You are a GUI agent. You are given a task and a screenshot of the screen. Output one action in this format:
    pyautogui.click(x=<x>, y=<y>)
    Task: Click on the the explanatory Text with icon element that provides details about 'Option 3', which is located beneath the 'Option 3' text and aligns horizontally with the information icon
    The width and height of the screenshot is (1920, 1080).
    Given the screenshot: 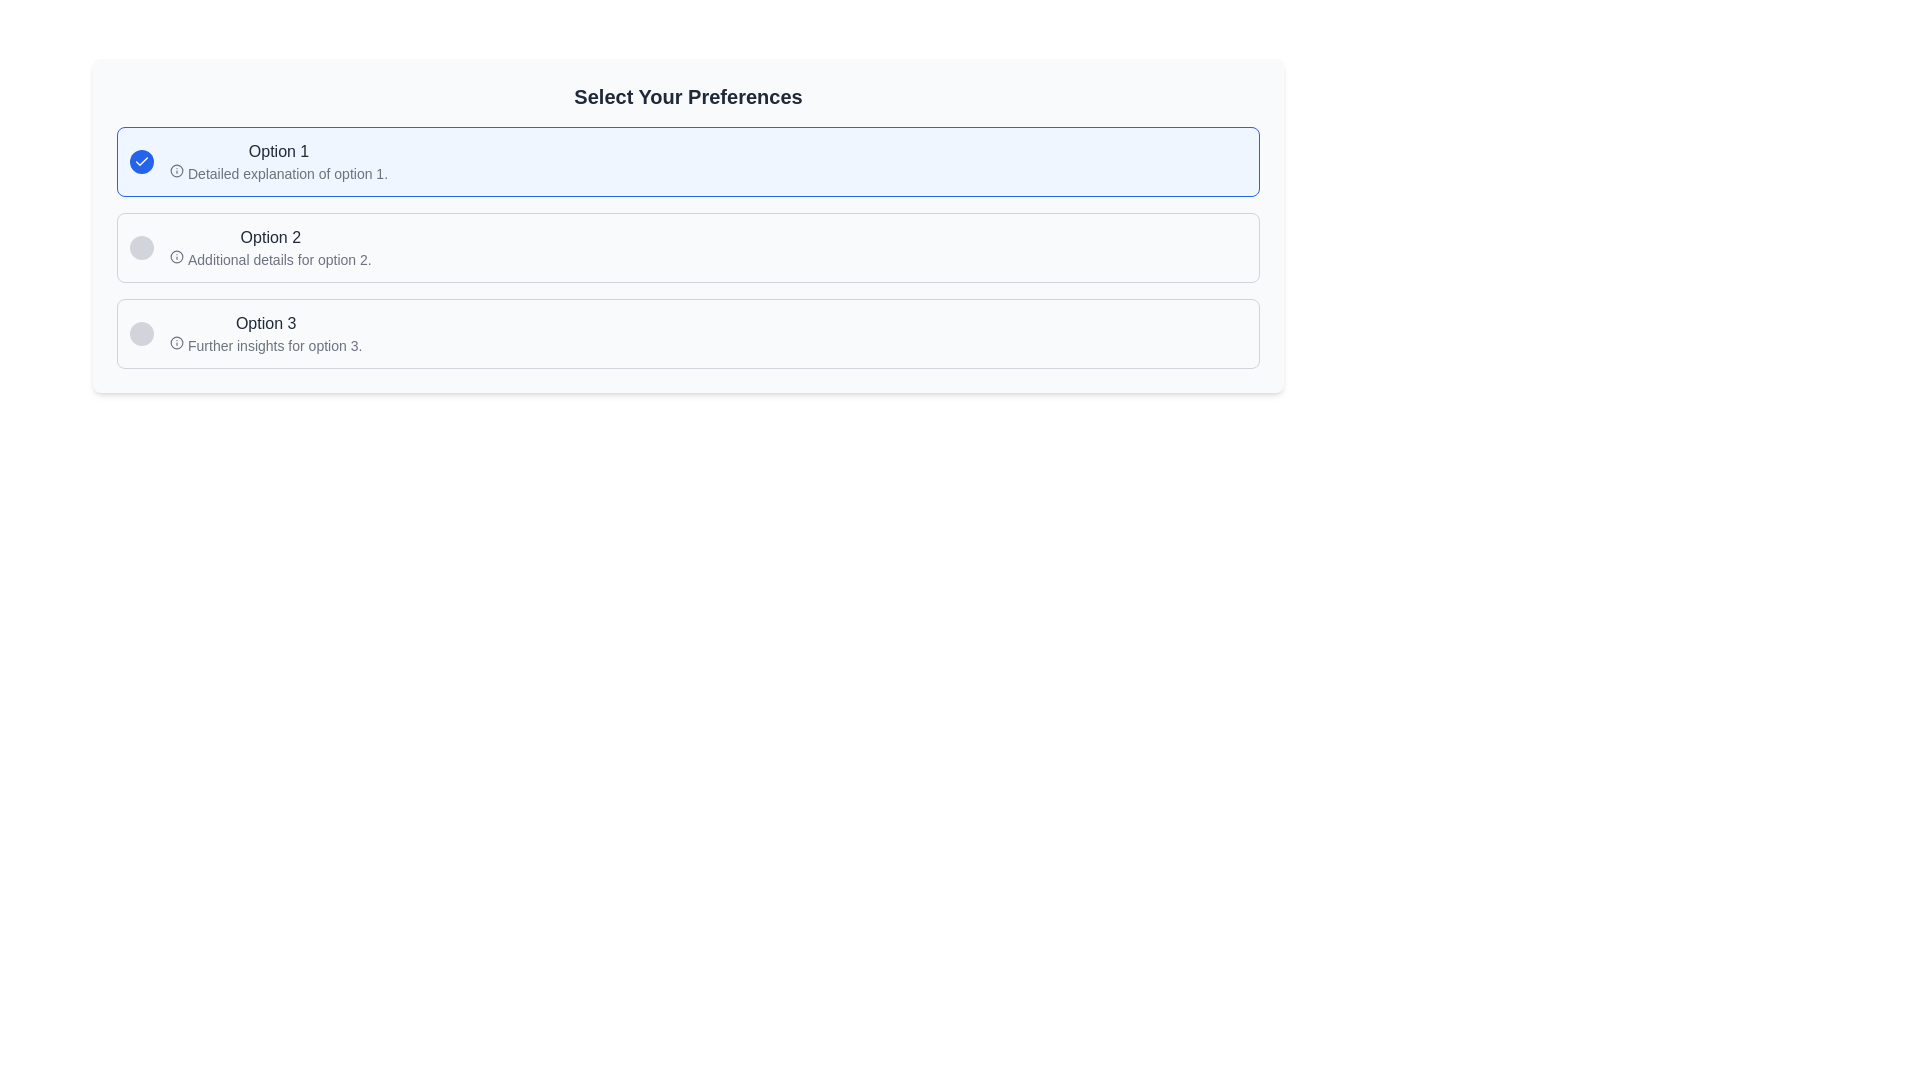 What is the action you would take?
    pyautogui.click(x=265, y=345)
    